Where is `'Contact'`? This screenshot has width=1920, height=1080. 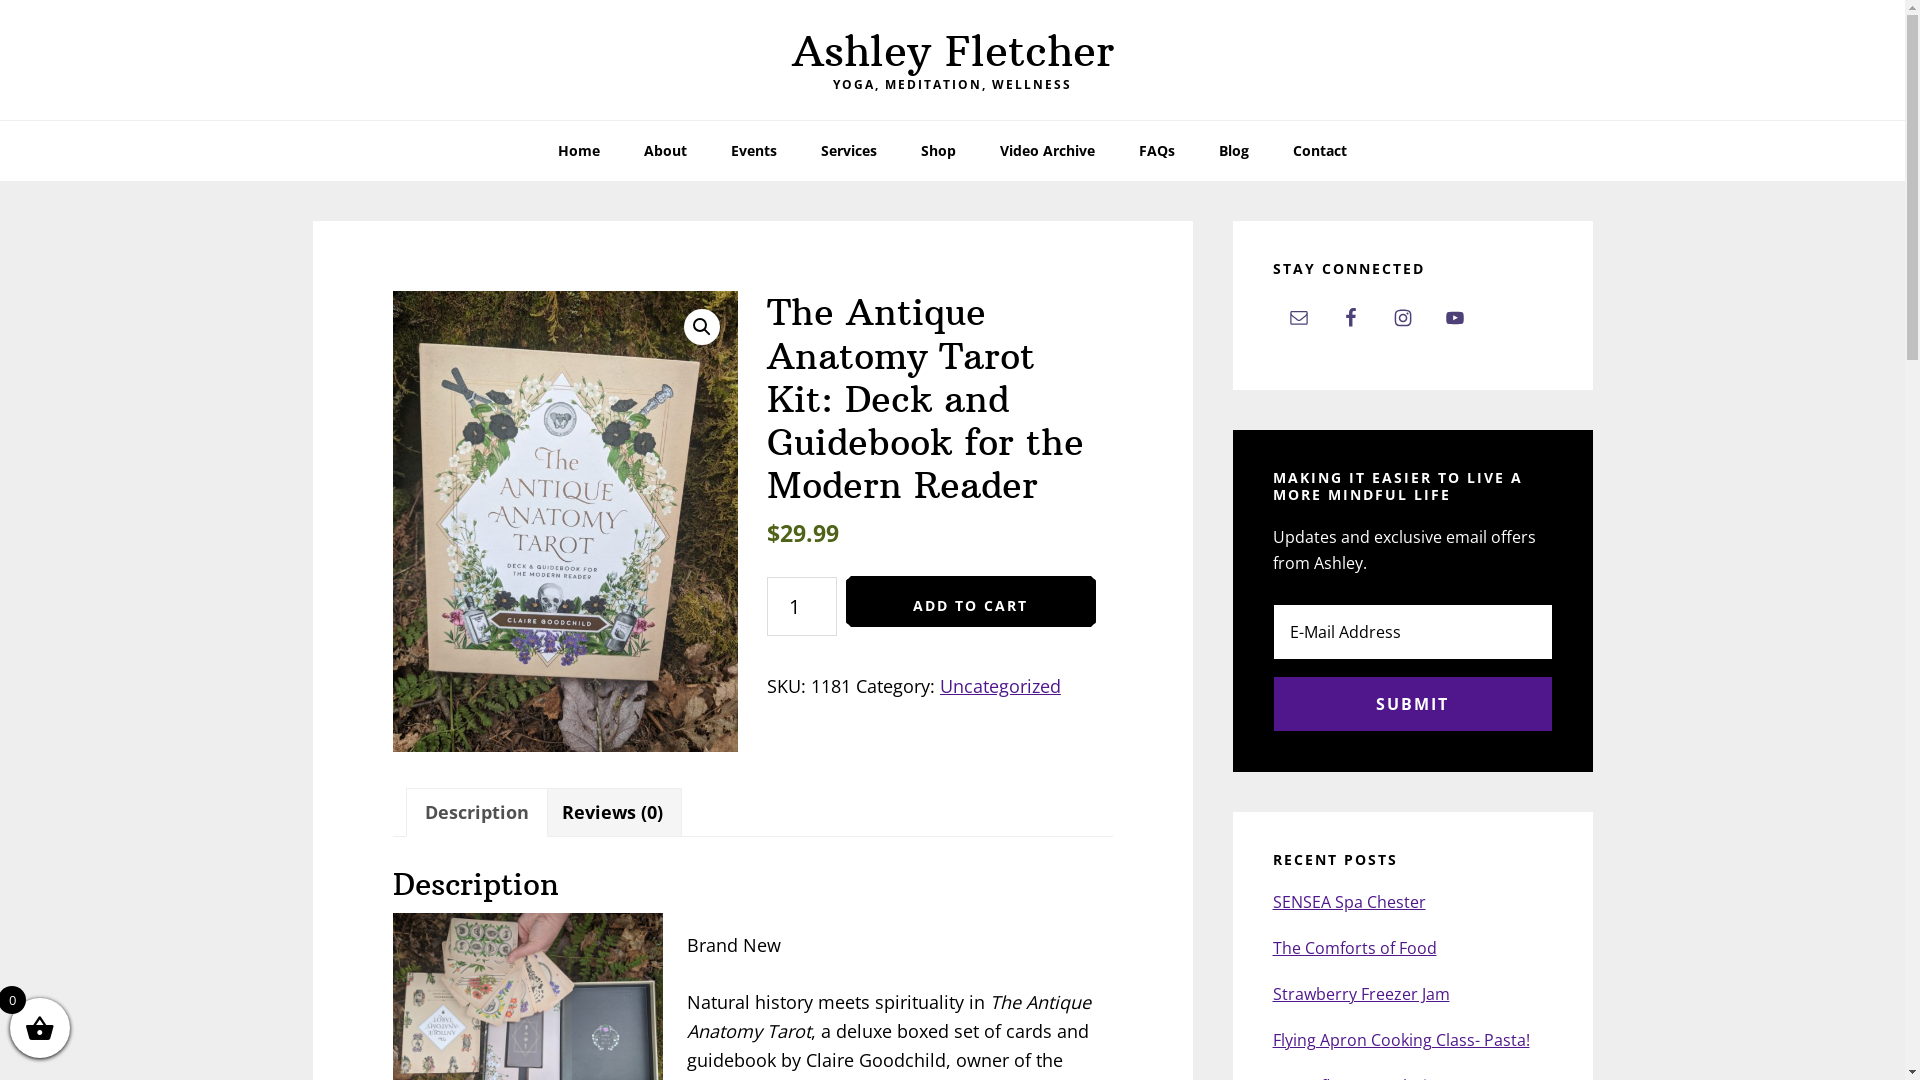
'Contact' is located at coordinates (1320, 149).